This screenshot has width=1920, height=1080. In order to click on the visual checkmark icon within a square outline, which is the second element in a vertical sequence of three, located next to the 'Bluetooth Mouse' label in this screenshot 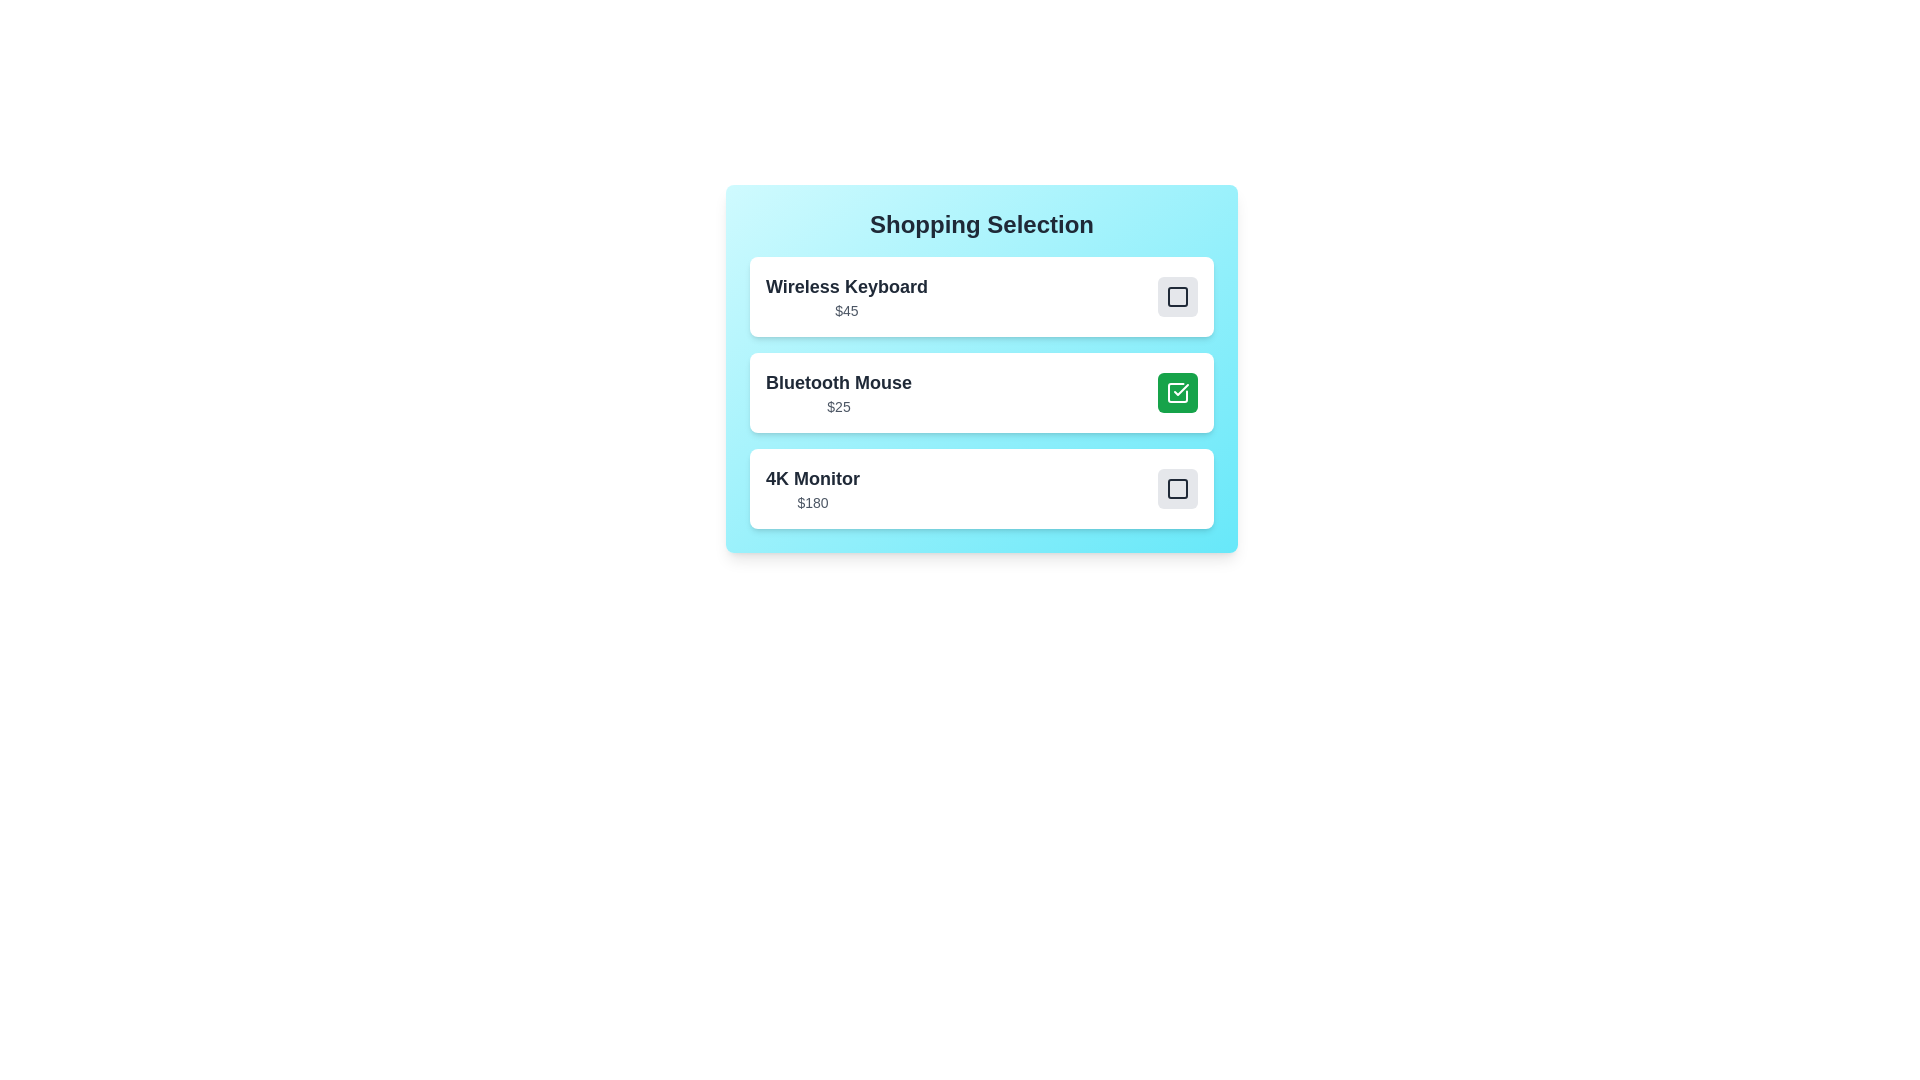, I will do `click(1181, 389)`.